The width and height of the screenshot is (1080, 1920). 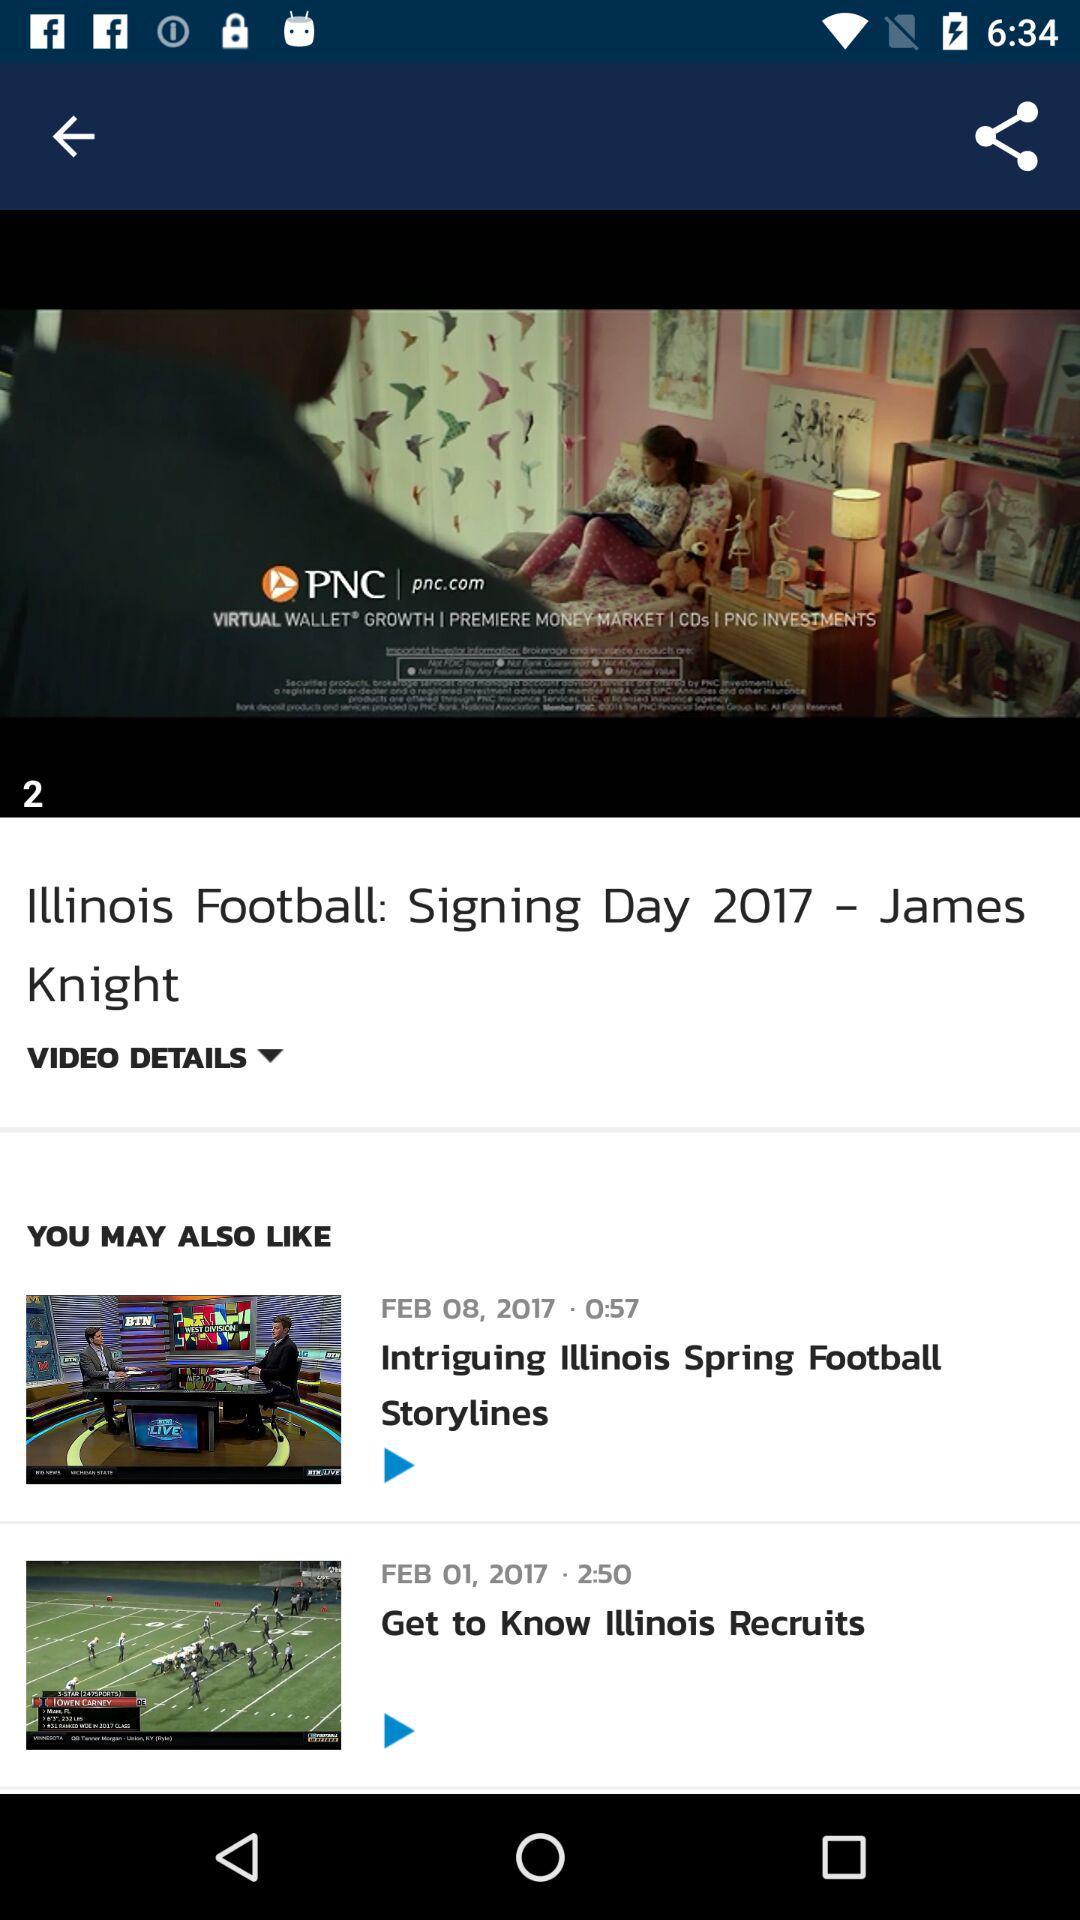 What do you see at coordinates (153, 1059) in the screenshot?
I see `item above you may also icon` at bounding box center [153, 1059].